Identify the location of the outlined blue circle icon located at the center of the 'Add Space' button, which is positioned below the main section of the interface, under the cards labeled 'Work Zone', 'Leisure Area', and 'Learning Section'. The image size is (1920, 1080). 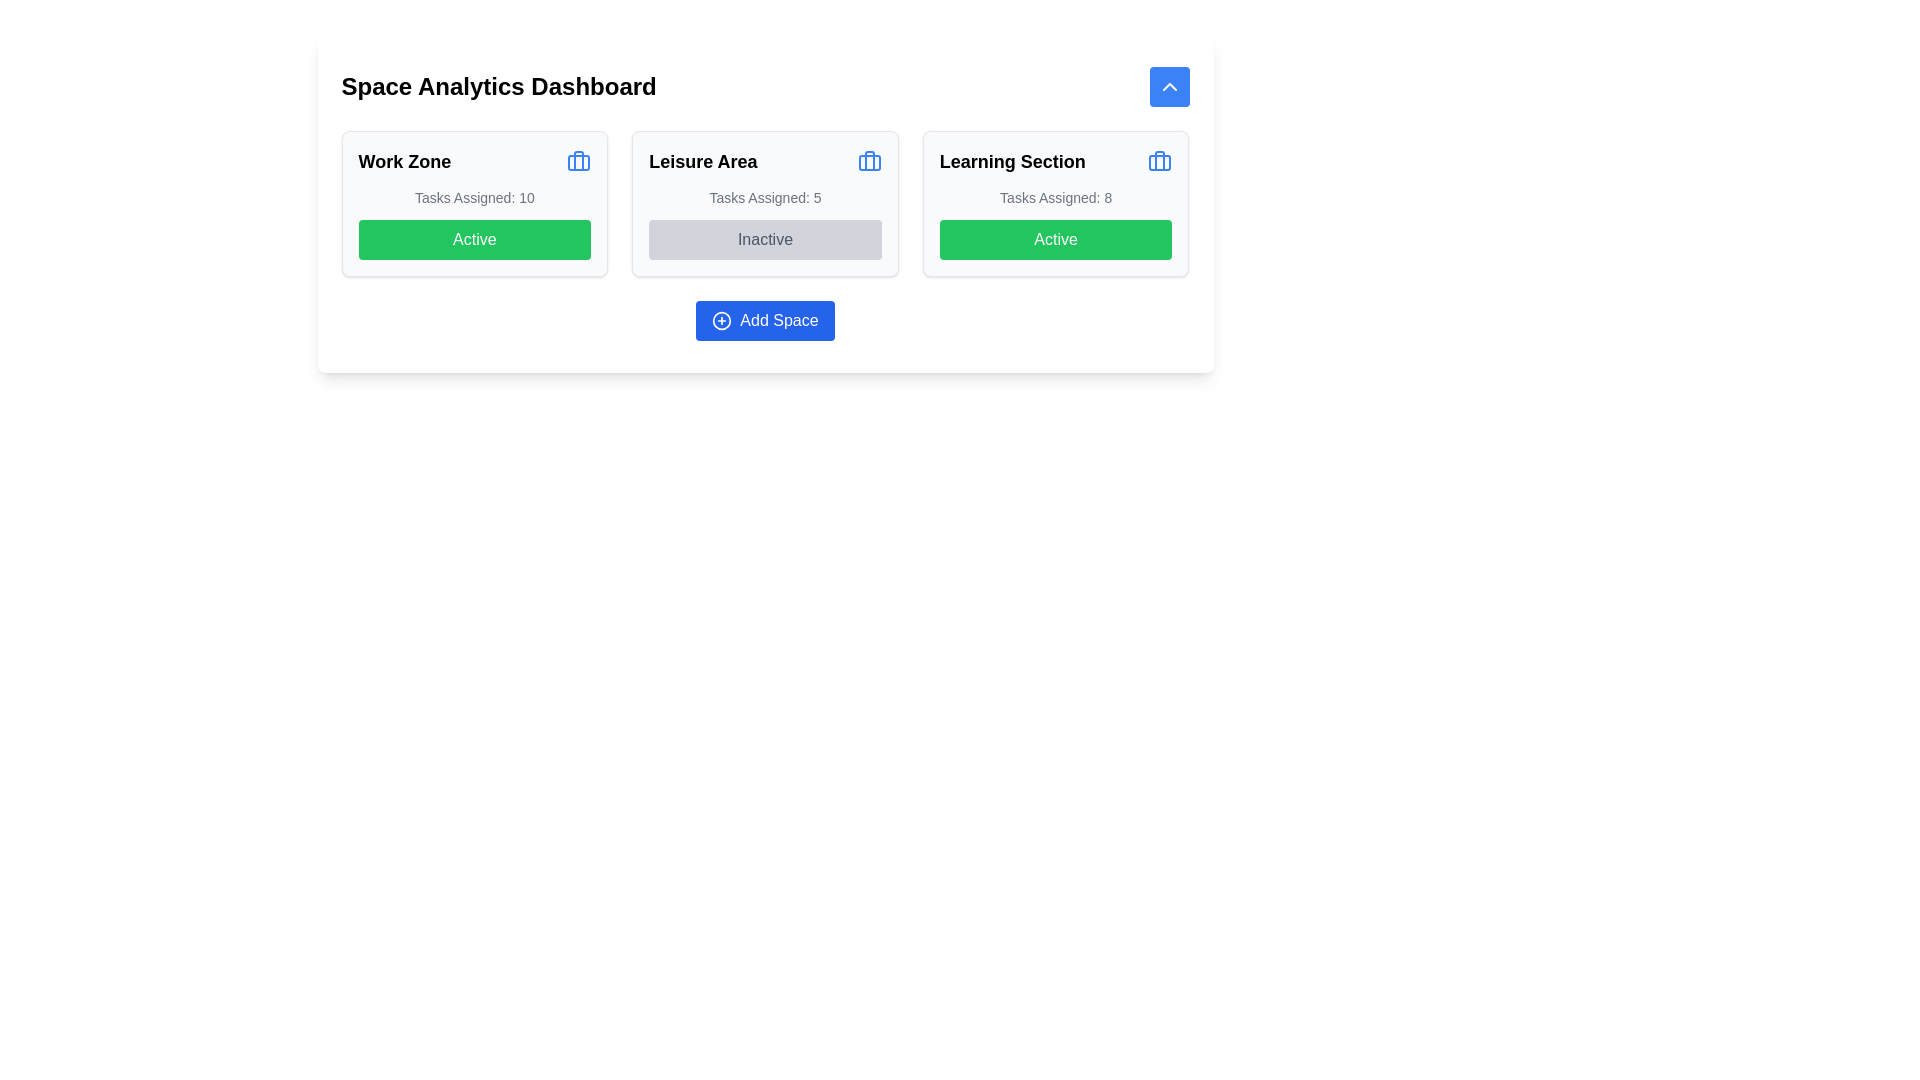
(721, 319).